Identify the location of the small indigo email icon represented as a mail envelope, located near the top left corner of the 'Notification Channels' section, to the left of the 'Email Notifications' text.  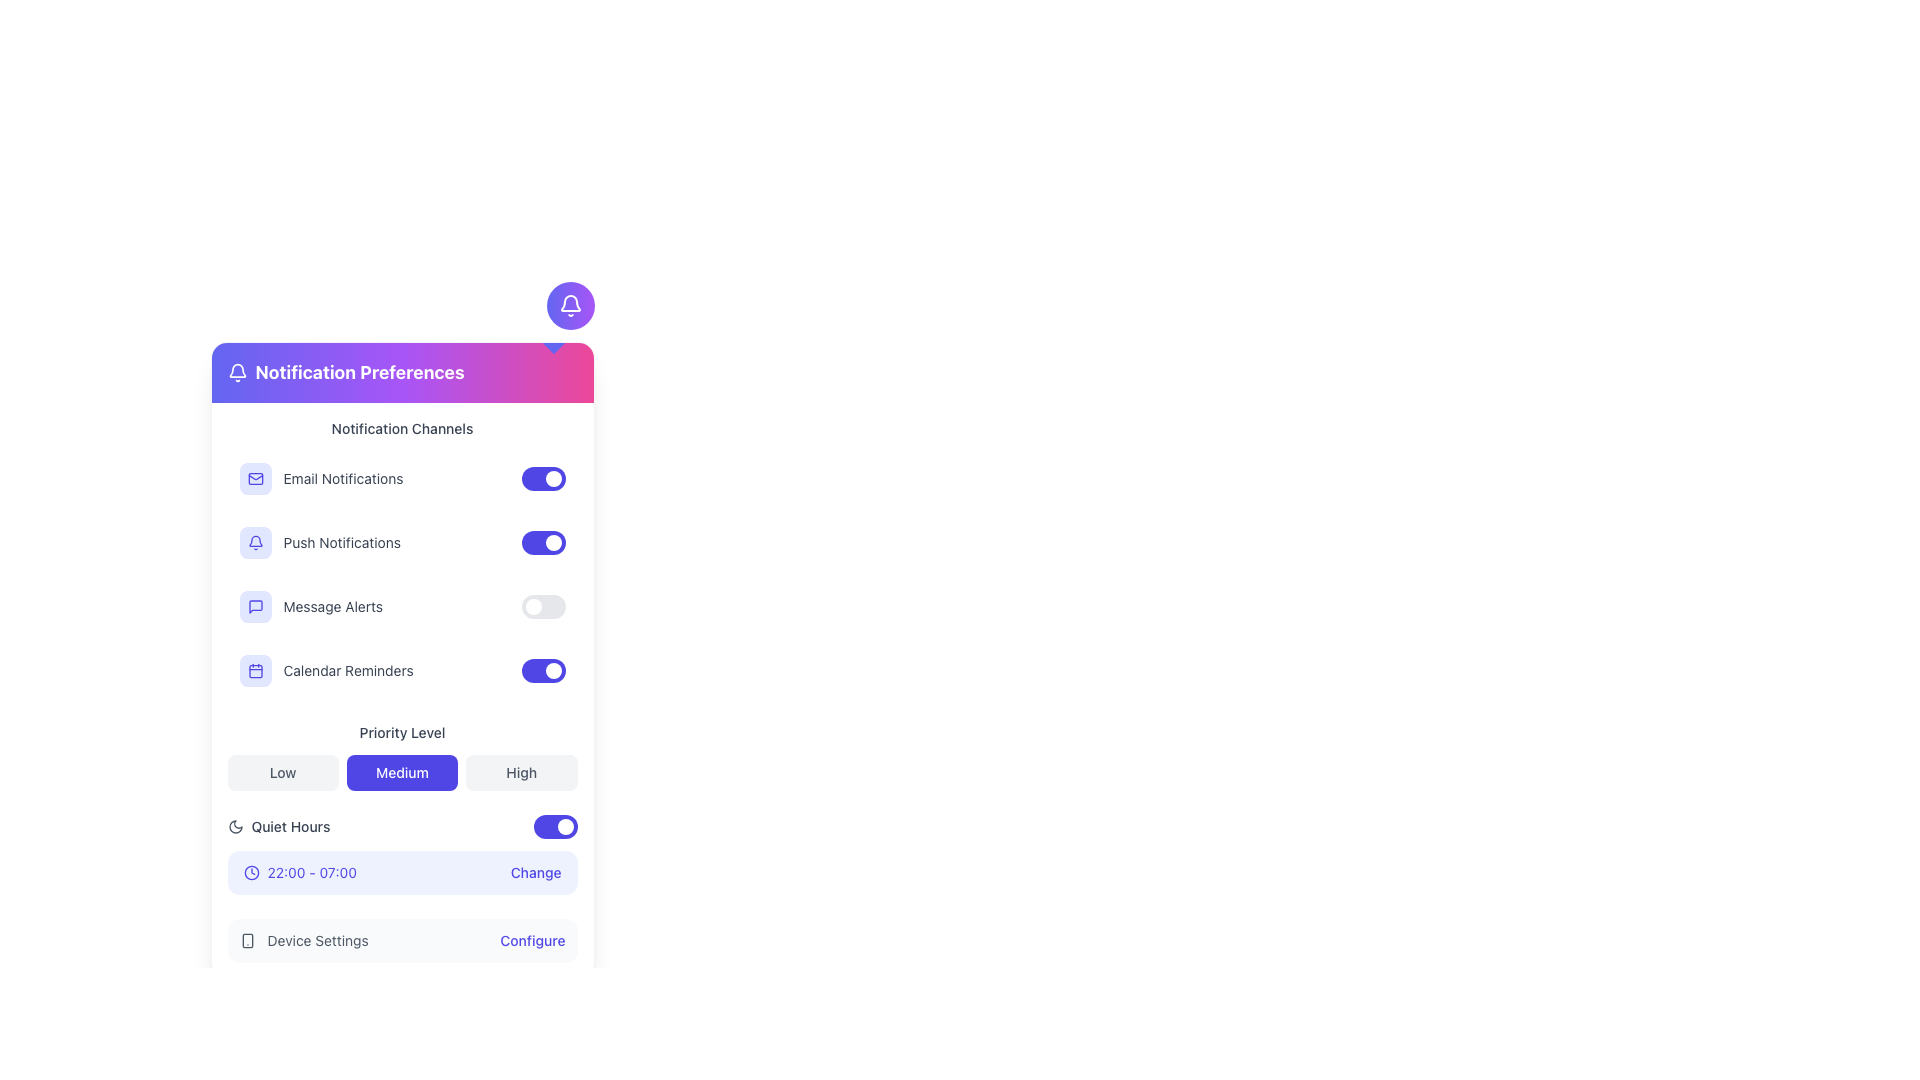
(254, 478).